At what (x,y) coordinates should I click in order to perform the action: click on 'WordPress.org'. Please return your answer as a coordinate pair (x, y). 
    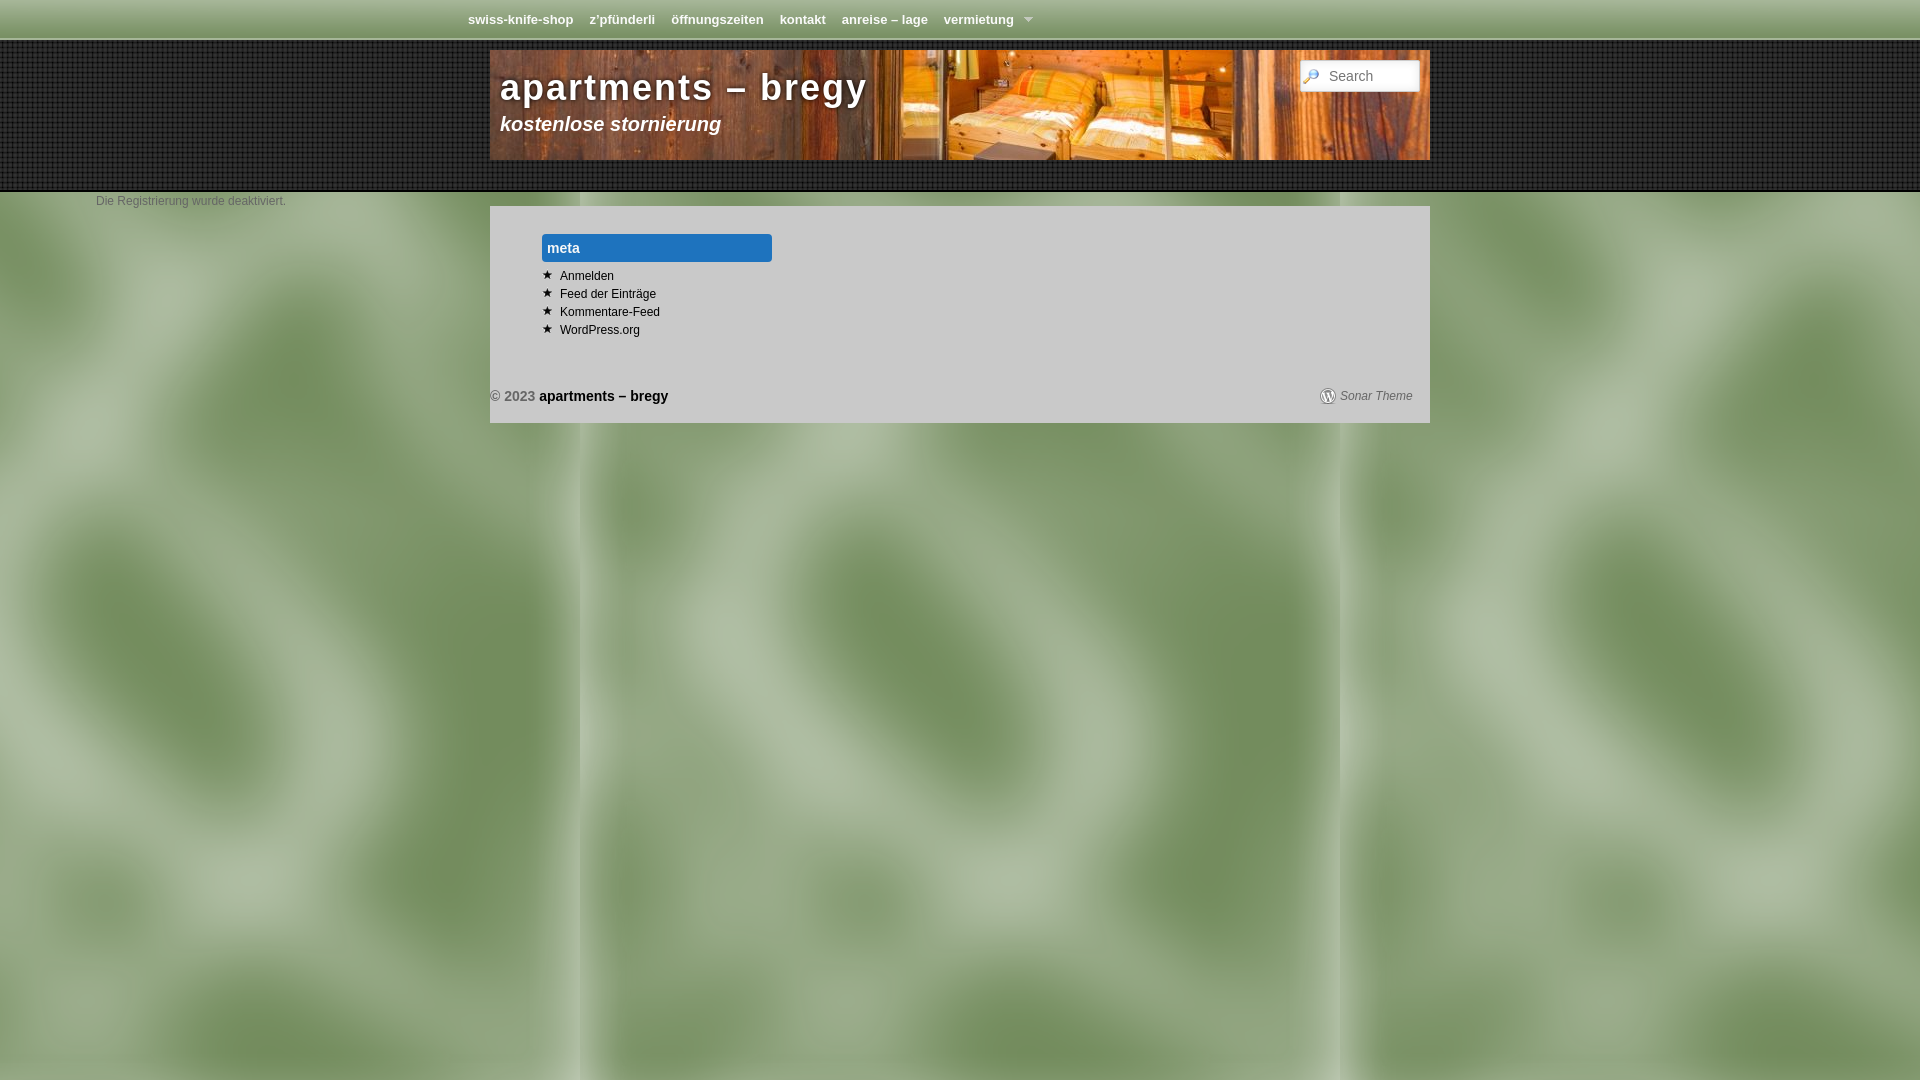
    Looking at the image, I should click on (599, 329).